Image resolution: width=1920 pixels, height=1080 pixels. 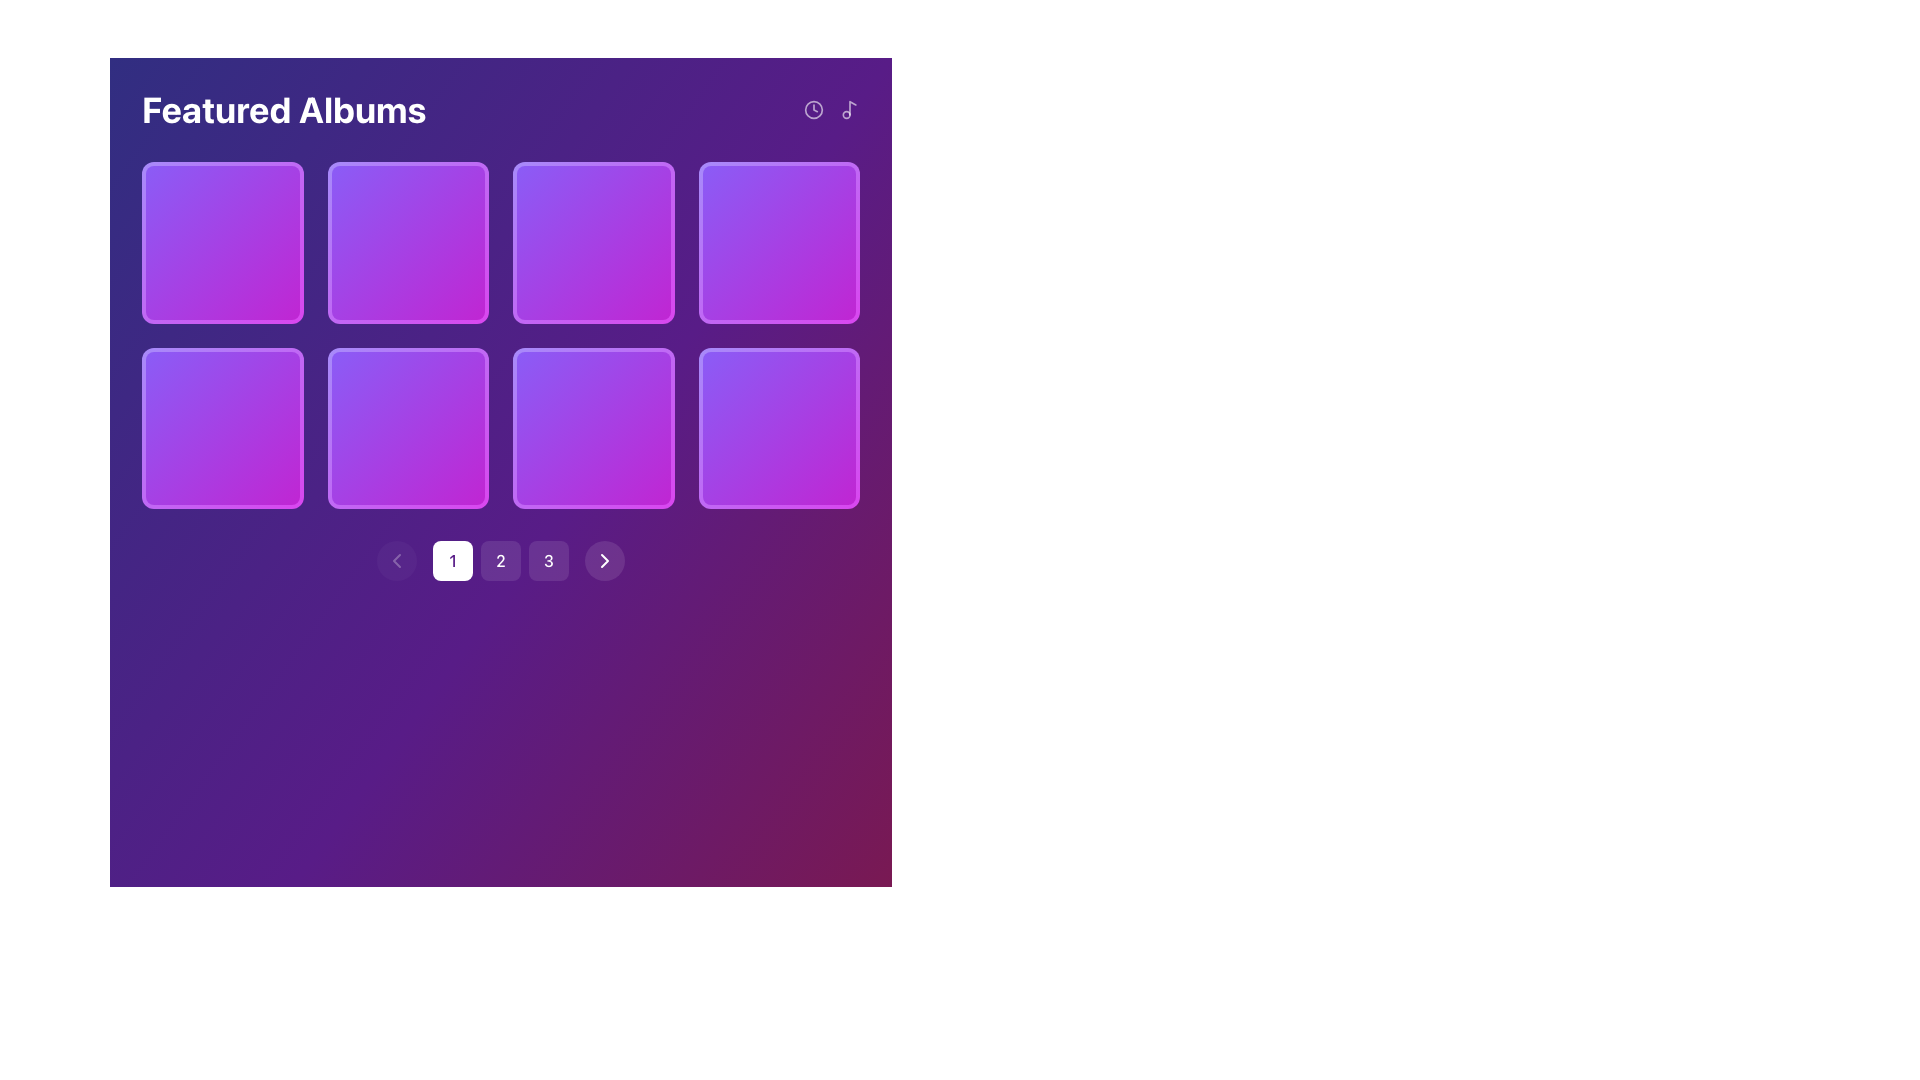 What do you see at coordinates (821, 385) in the screenshot?
I see `the favorite button located in the top-right corner of the fourth item in the second row of the grid layout` at bounding box center [821, 385].